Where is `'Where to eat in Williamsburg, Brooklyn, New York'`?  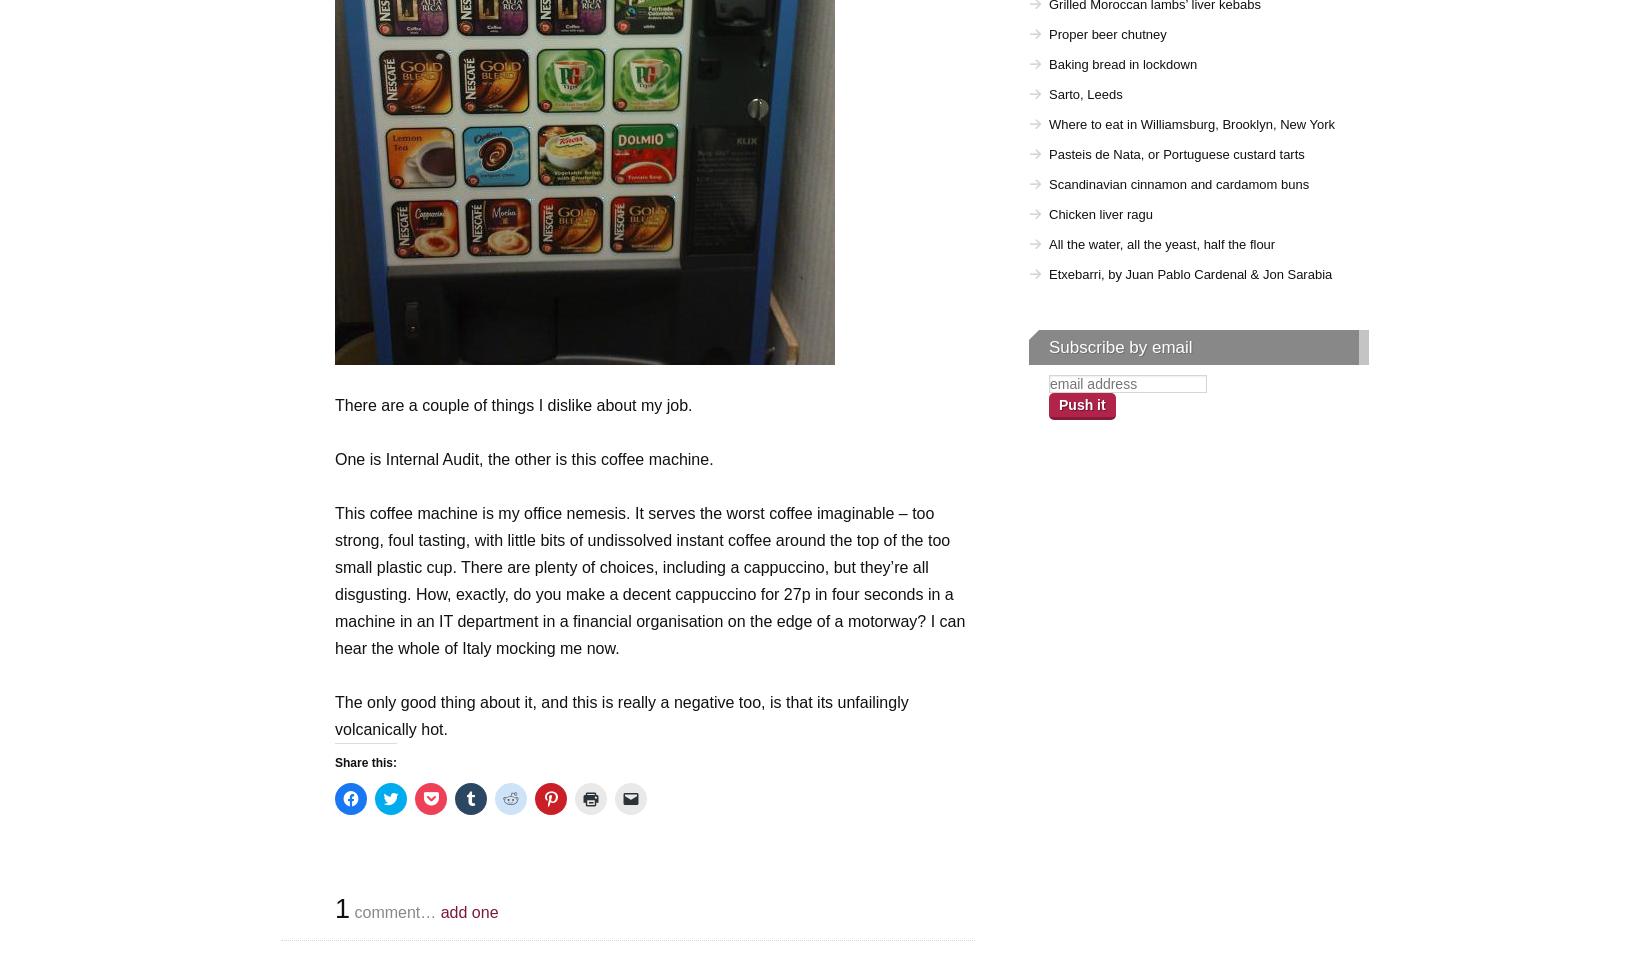 'Where to eat in Williamsburg, Brooklyn, New York' is located at coordinates (1191, 124).